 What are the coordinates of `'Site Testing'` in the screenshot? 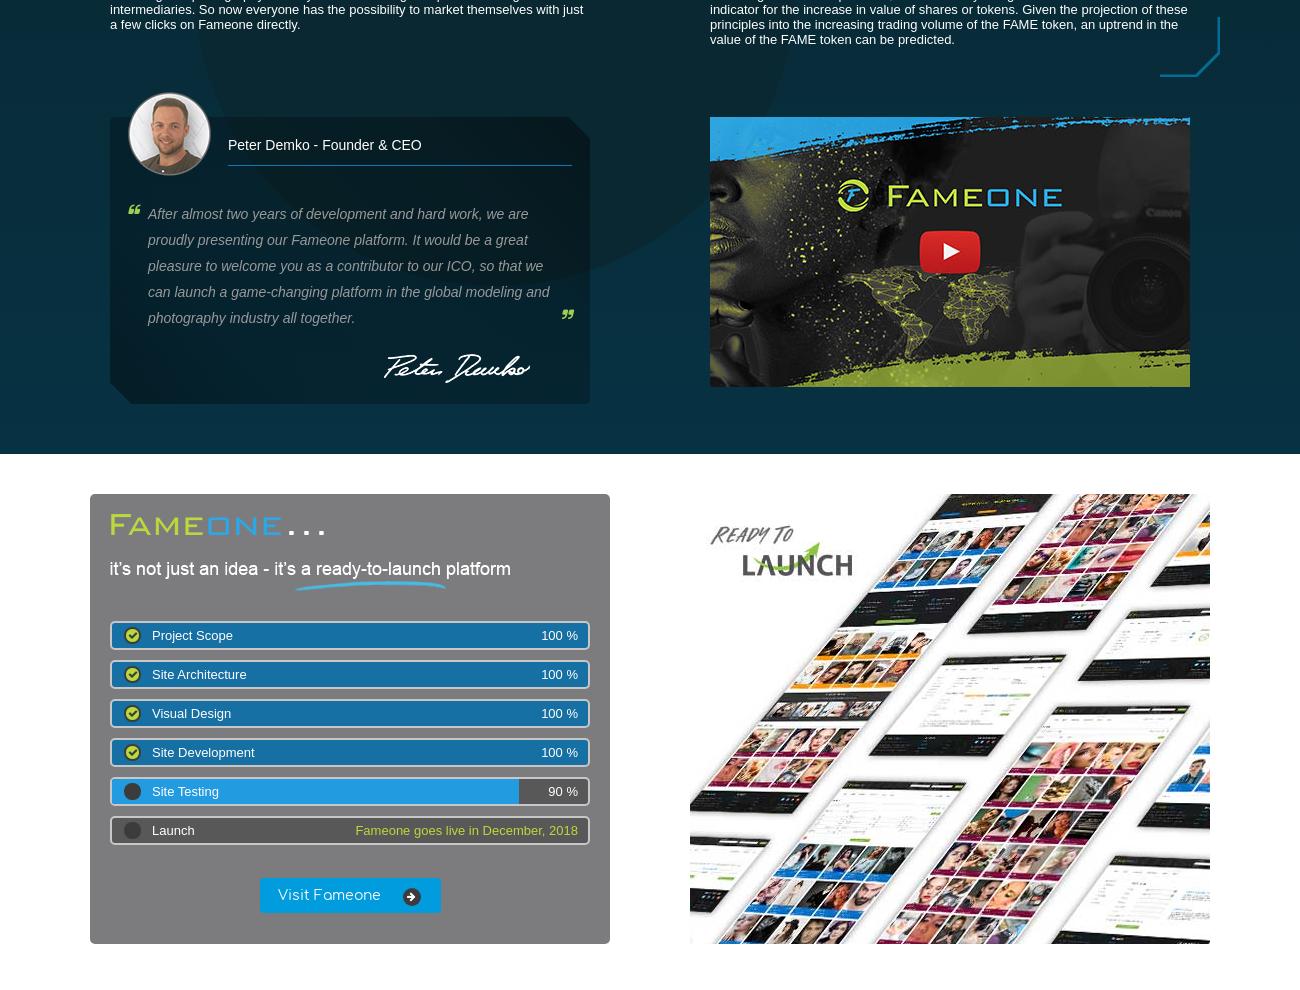 It's located at (184, 791).